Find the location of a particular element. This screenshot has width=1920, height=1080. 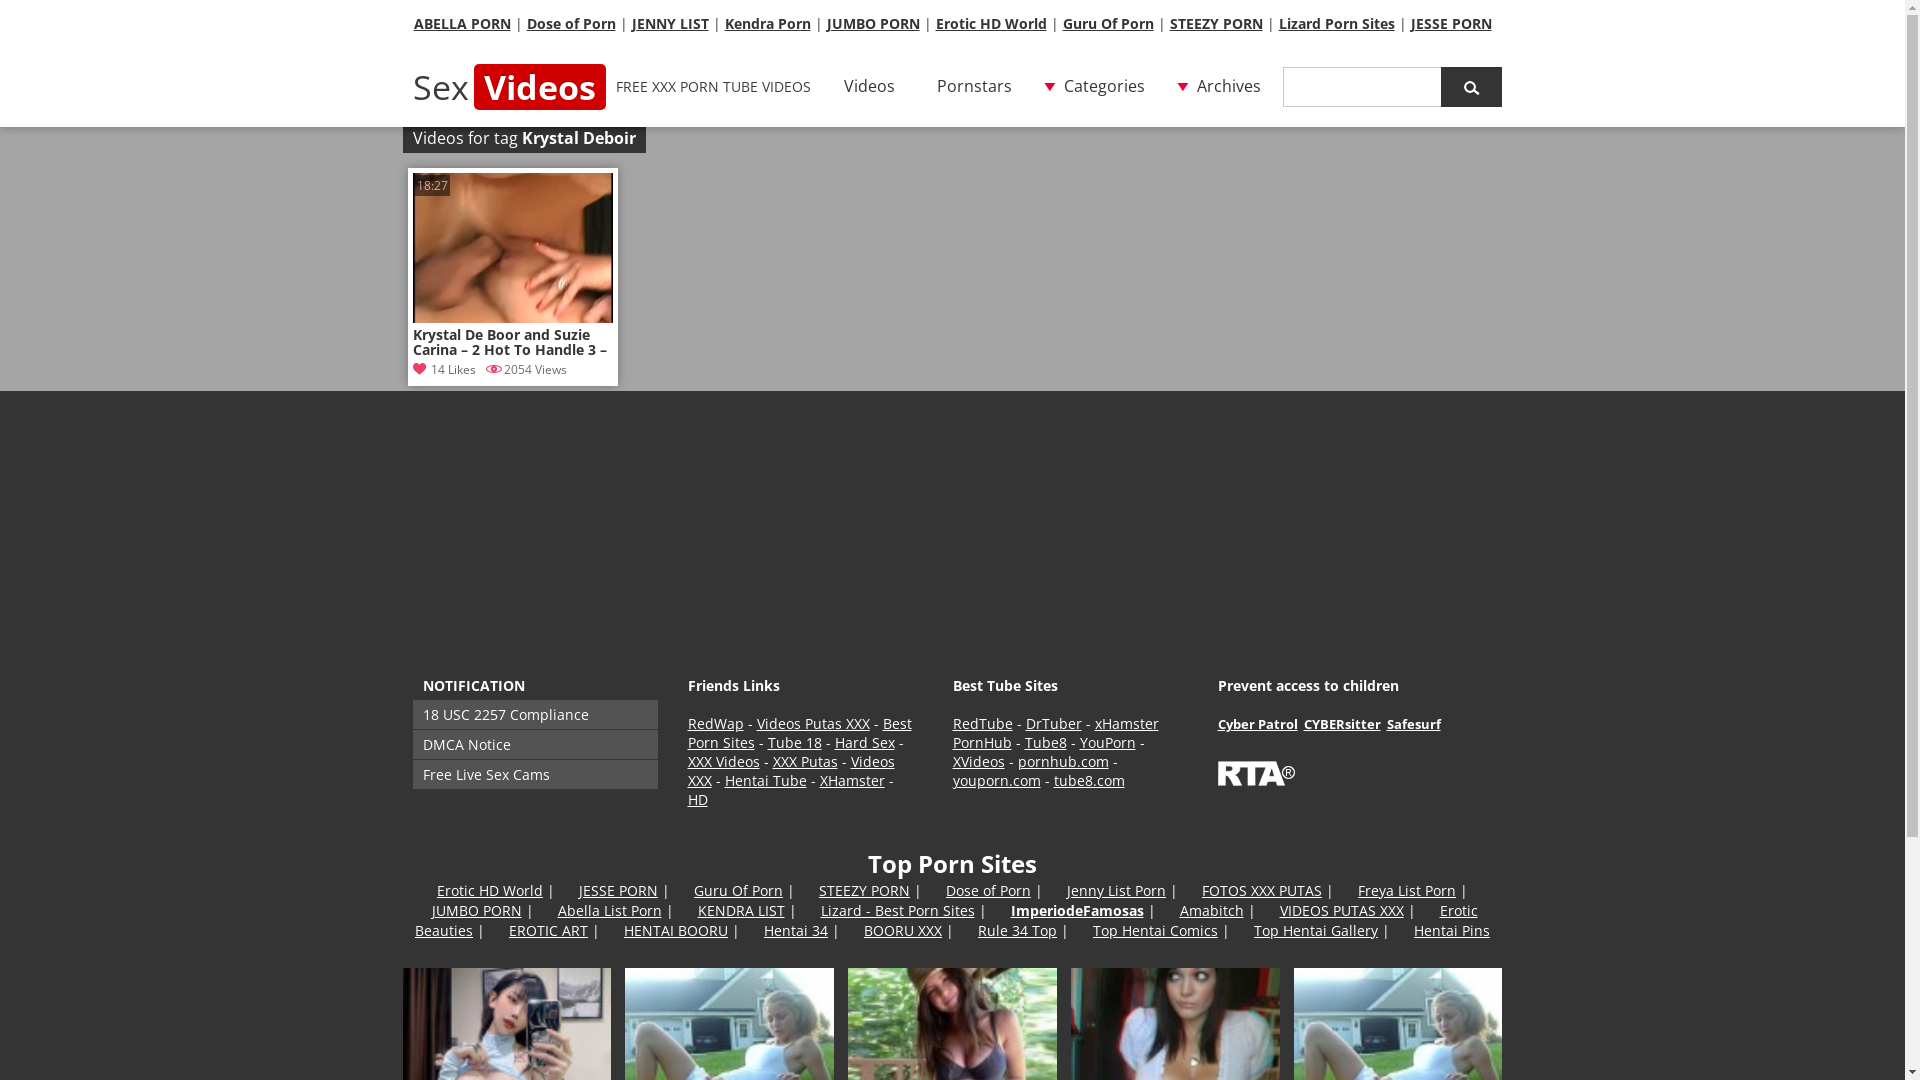

'Hentai Pins' is located at coordinates (1451, 930).